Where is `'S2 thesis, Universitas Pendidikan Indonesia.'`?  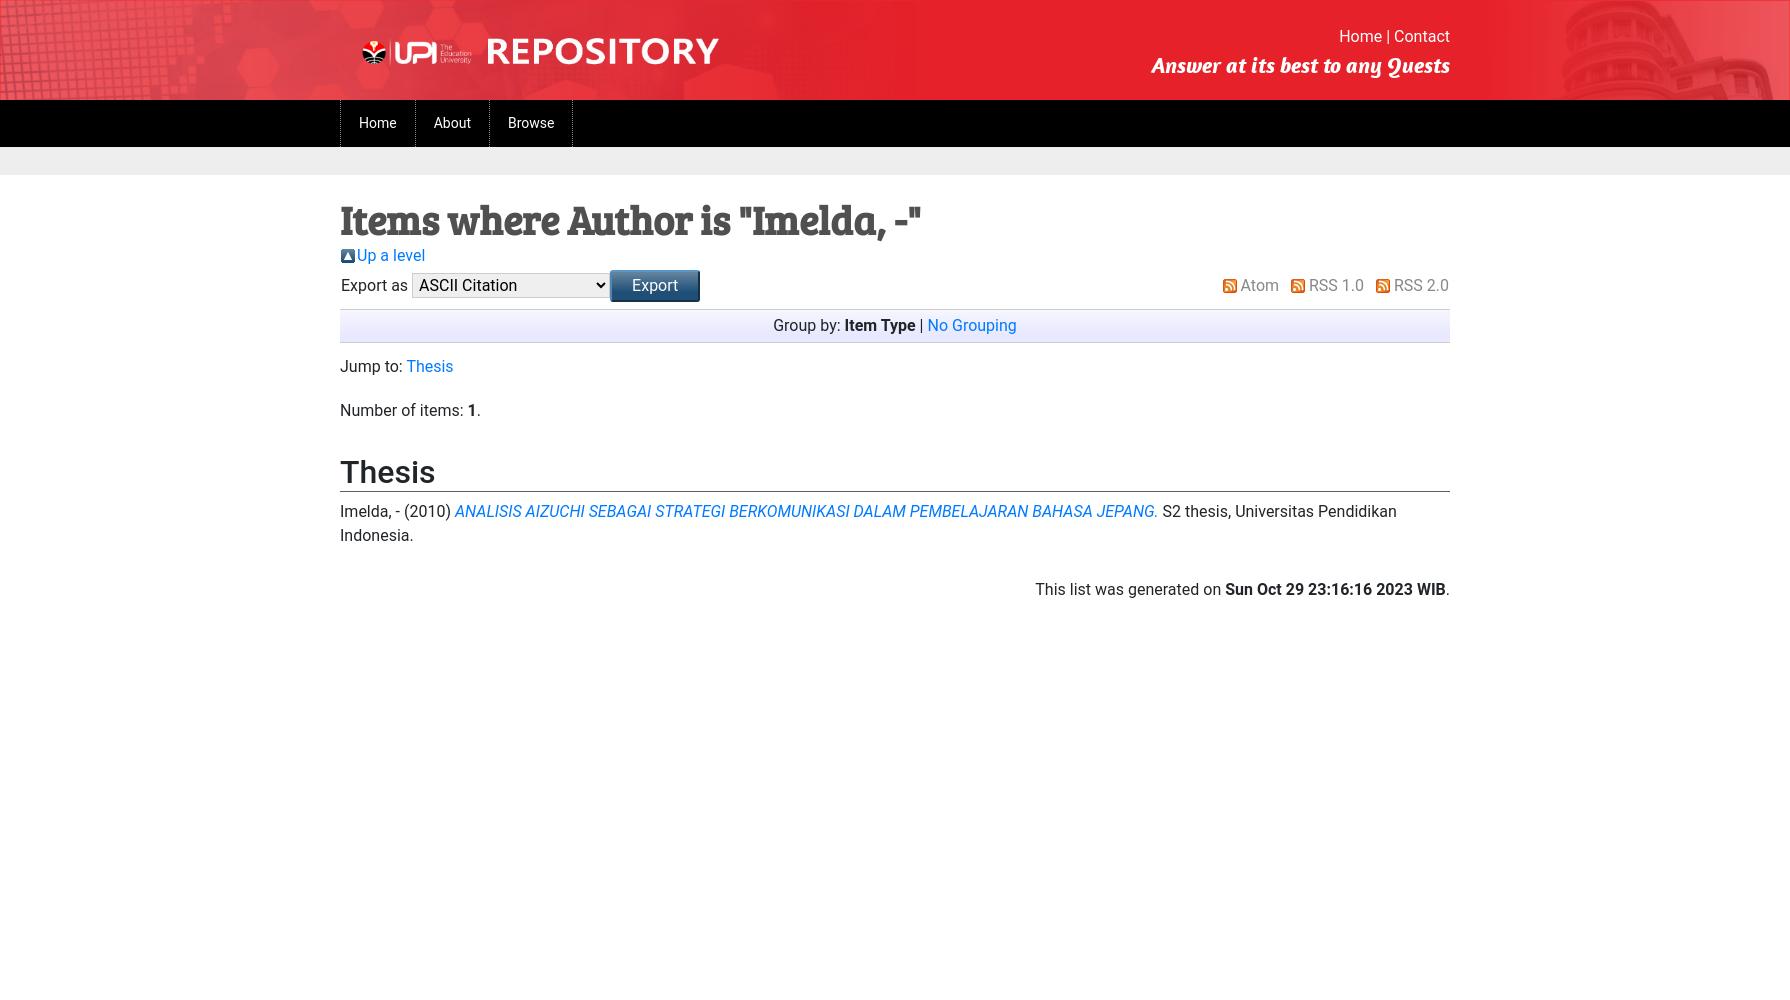
'S2 thesis, Universitas Pendidikan Indonesia.' is located at coordinates (866, 523).